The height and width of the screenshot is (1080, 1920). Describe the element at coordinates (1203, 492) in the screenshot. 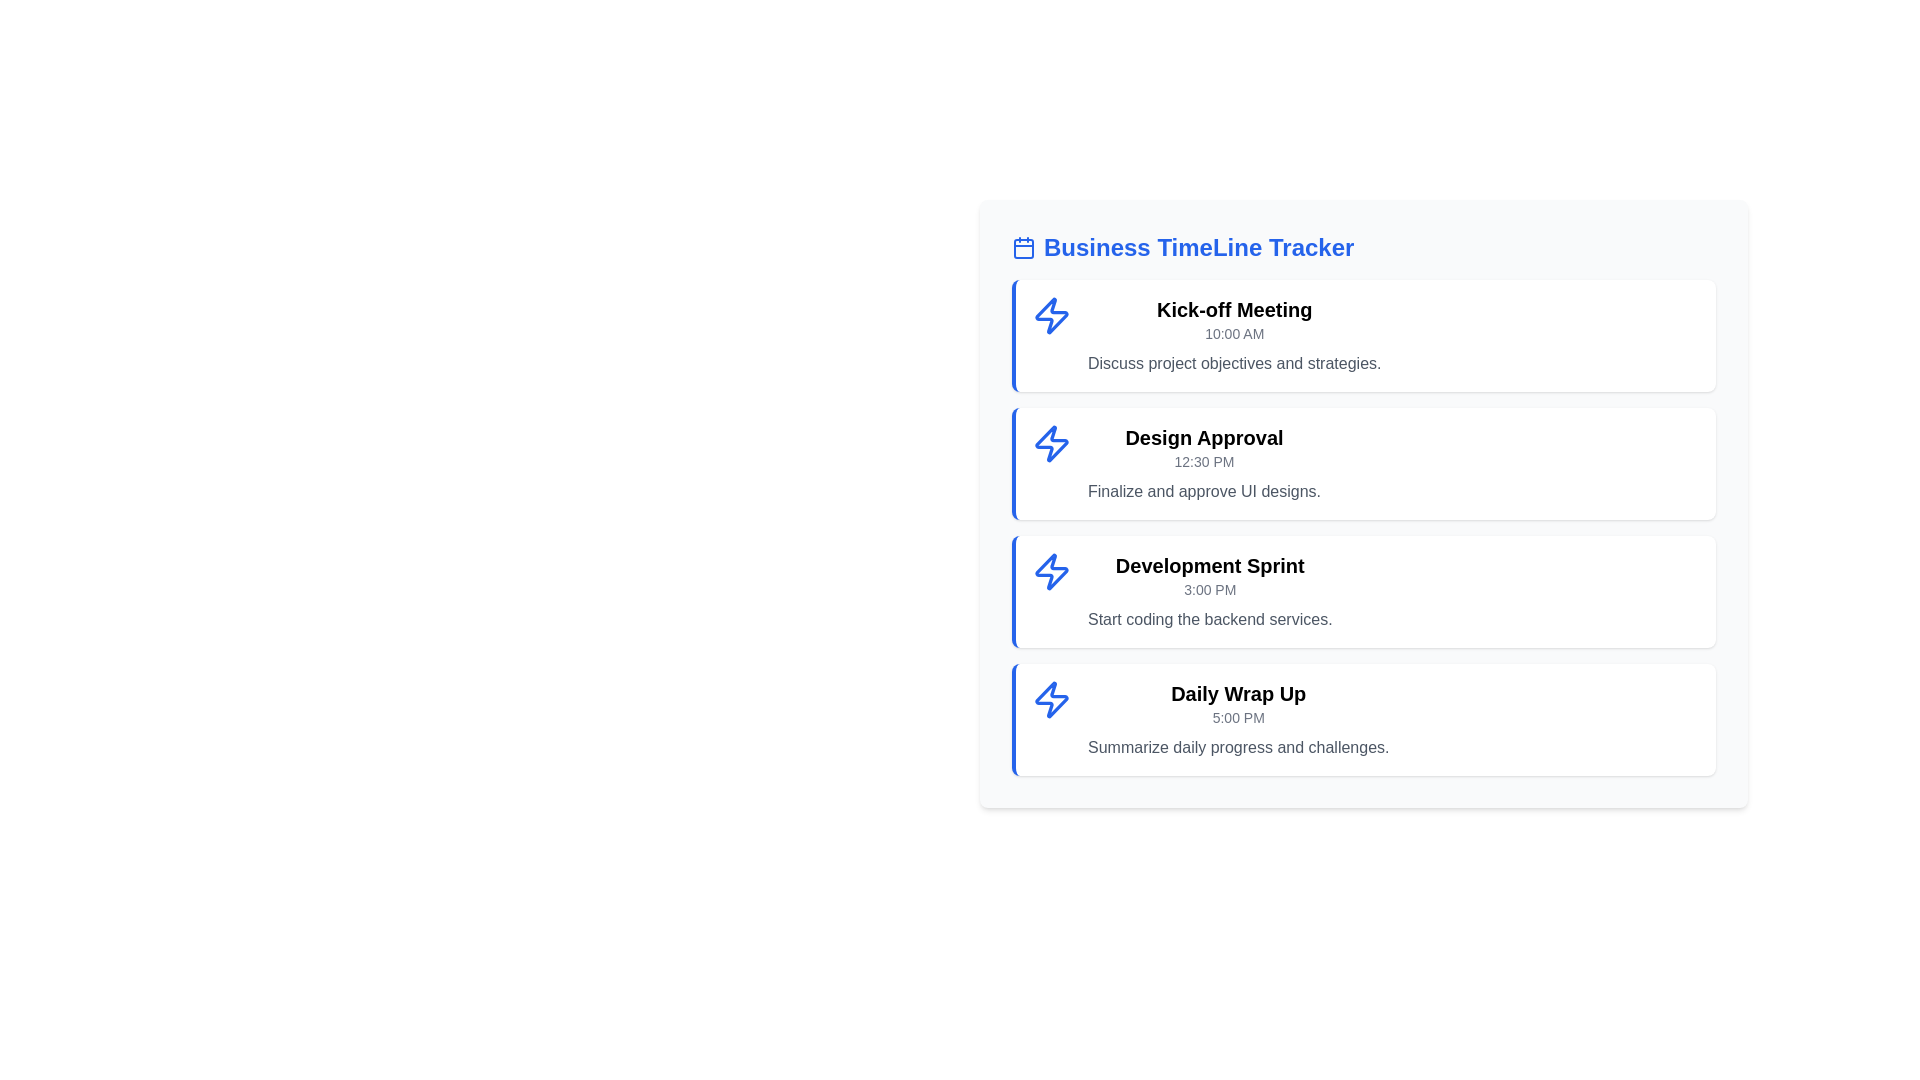

I see `the text label containing 'Finalize and approve UI designs.' which is positioned below the 'Design Approval' heading in the Business Timeline Tracker interface` at that location.